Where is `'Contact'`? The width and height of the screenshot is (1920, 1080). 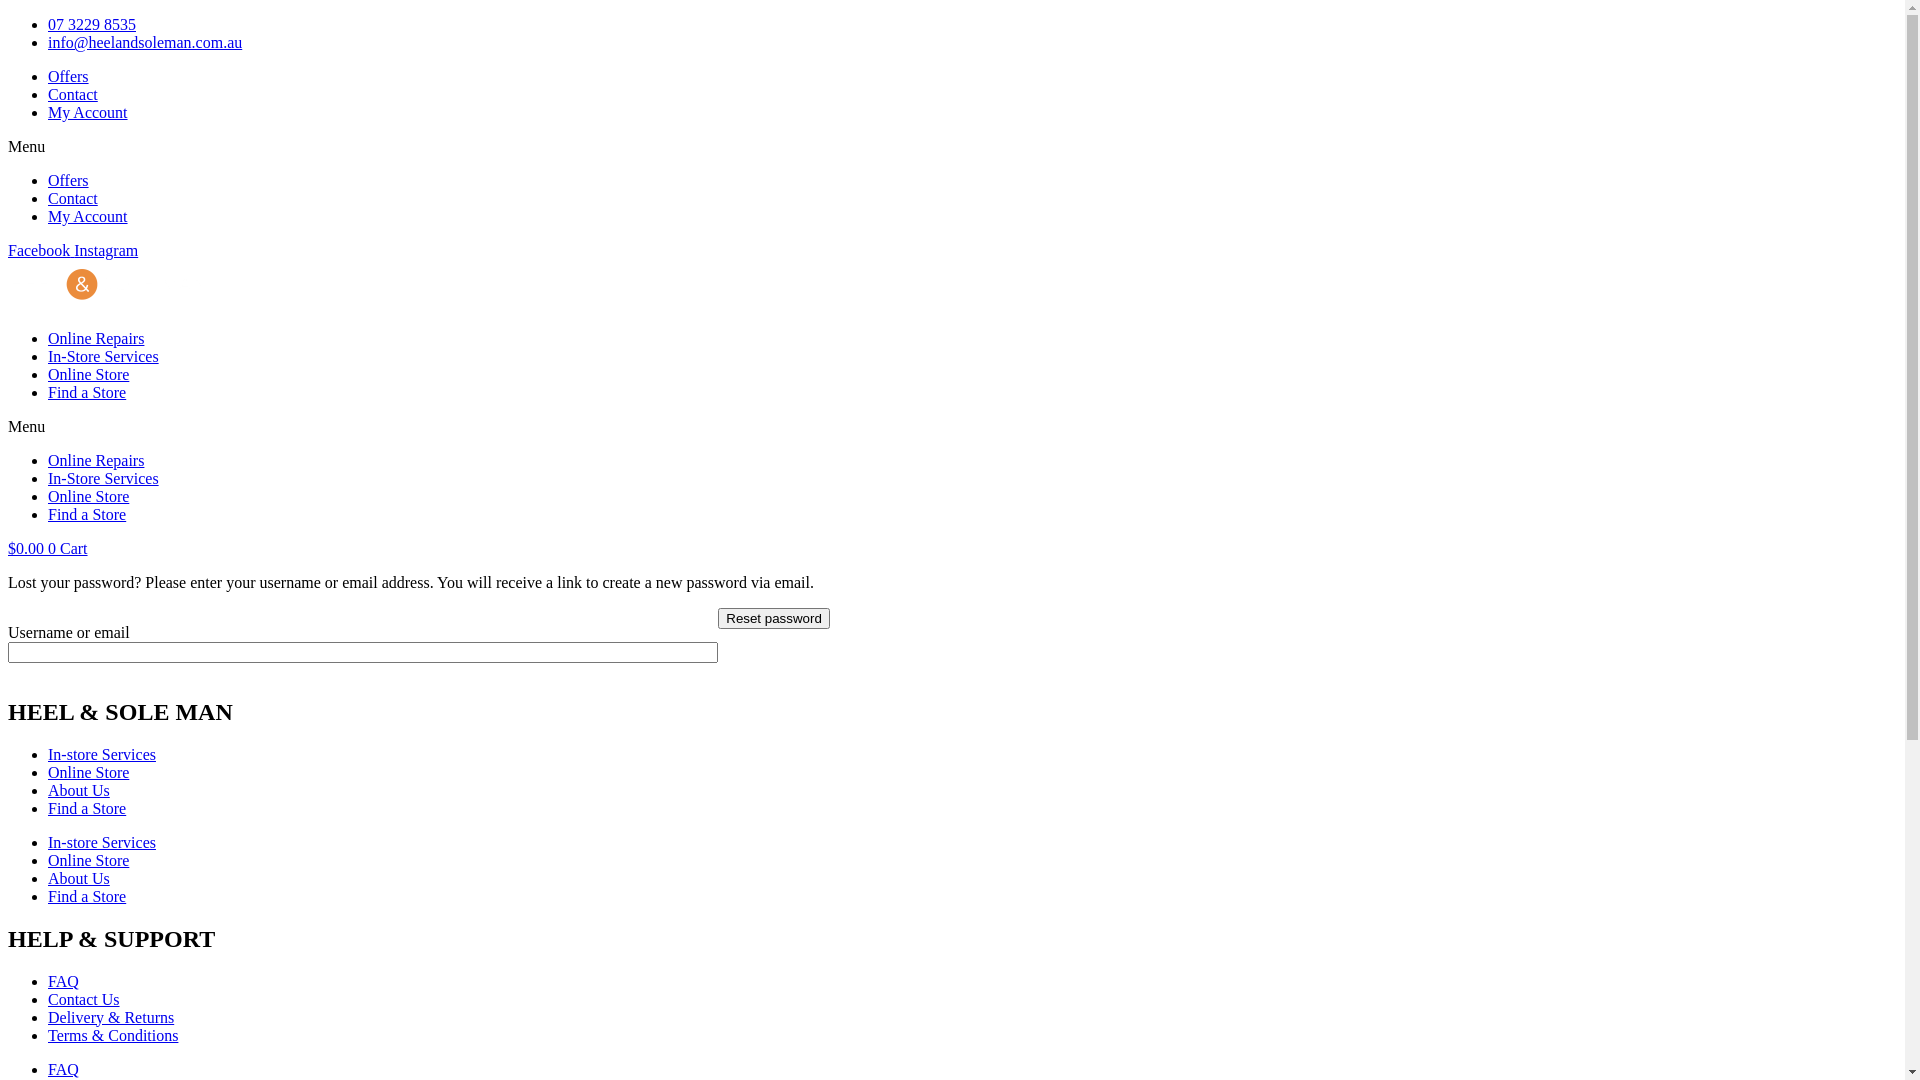 'Contact' is located at coordinates (72, 198).